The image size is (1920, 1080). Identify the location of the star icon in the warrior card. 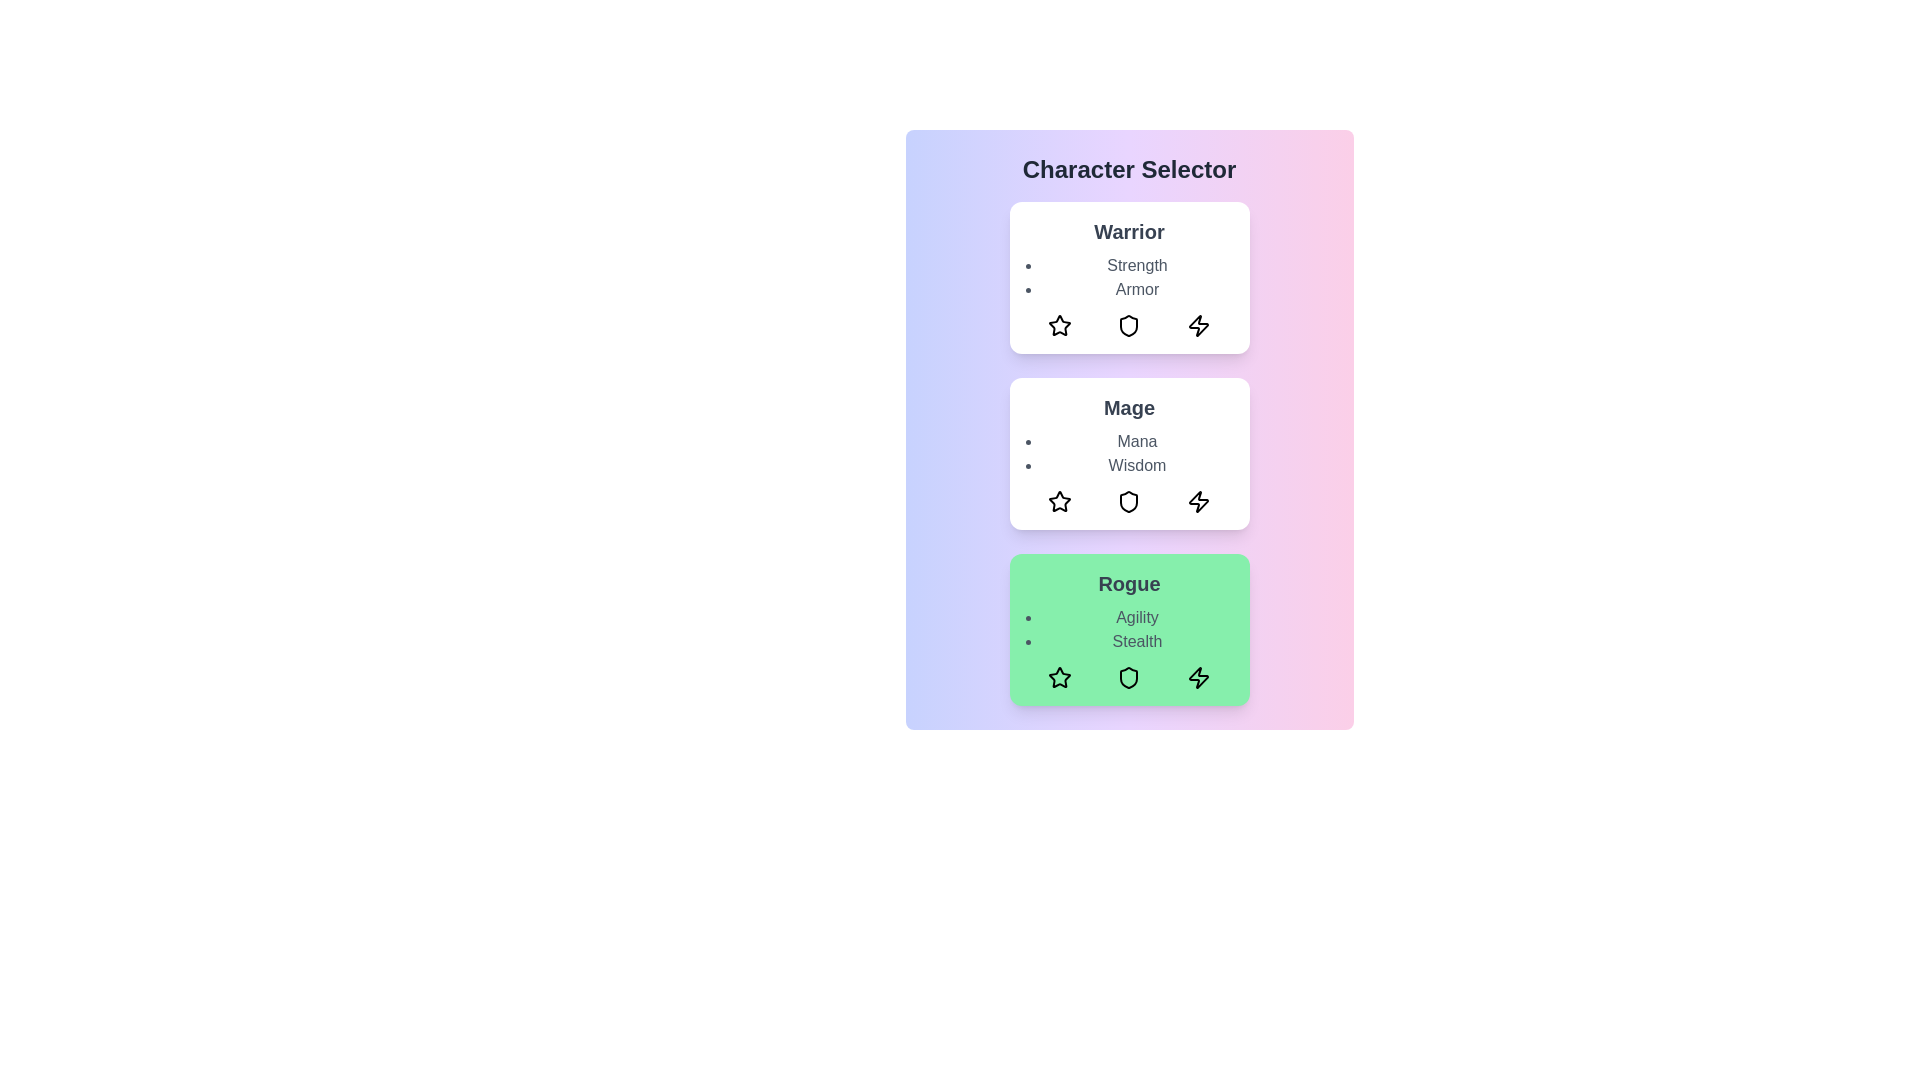
(1059, 325).